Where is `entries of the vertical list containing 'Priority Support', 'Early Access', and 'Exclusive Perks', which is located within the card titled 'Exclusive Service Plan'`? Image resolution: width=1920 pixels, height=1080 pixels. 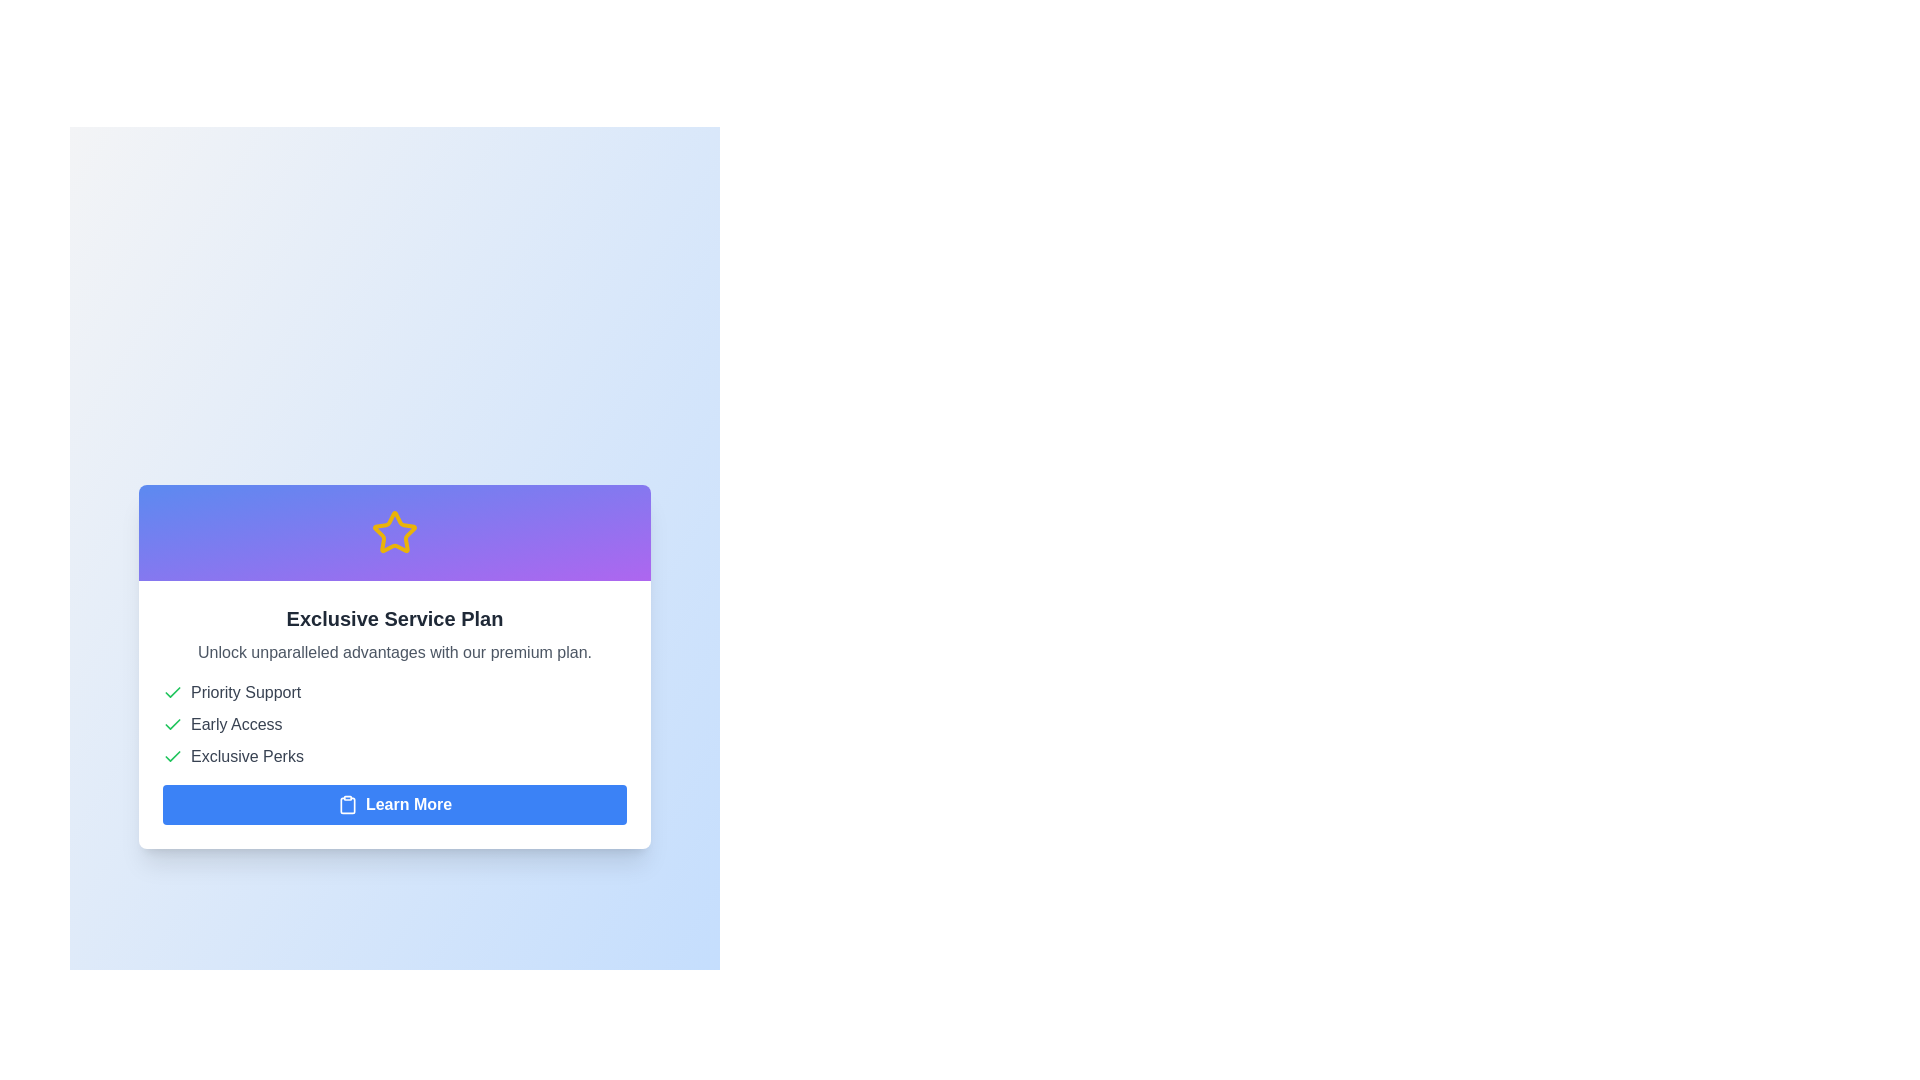
entries of the vertical list containing 'Priority Support', 'Early Access', and 'Exclusive Perks', which is located within the card titled 'Exclusive Service Plan' is located at coordinates (394, 725).